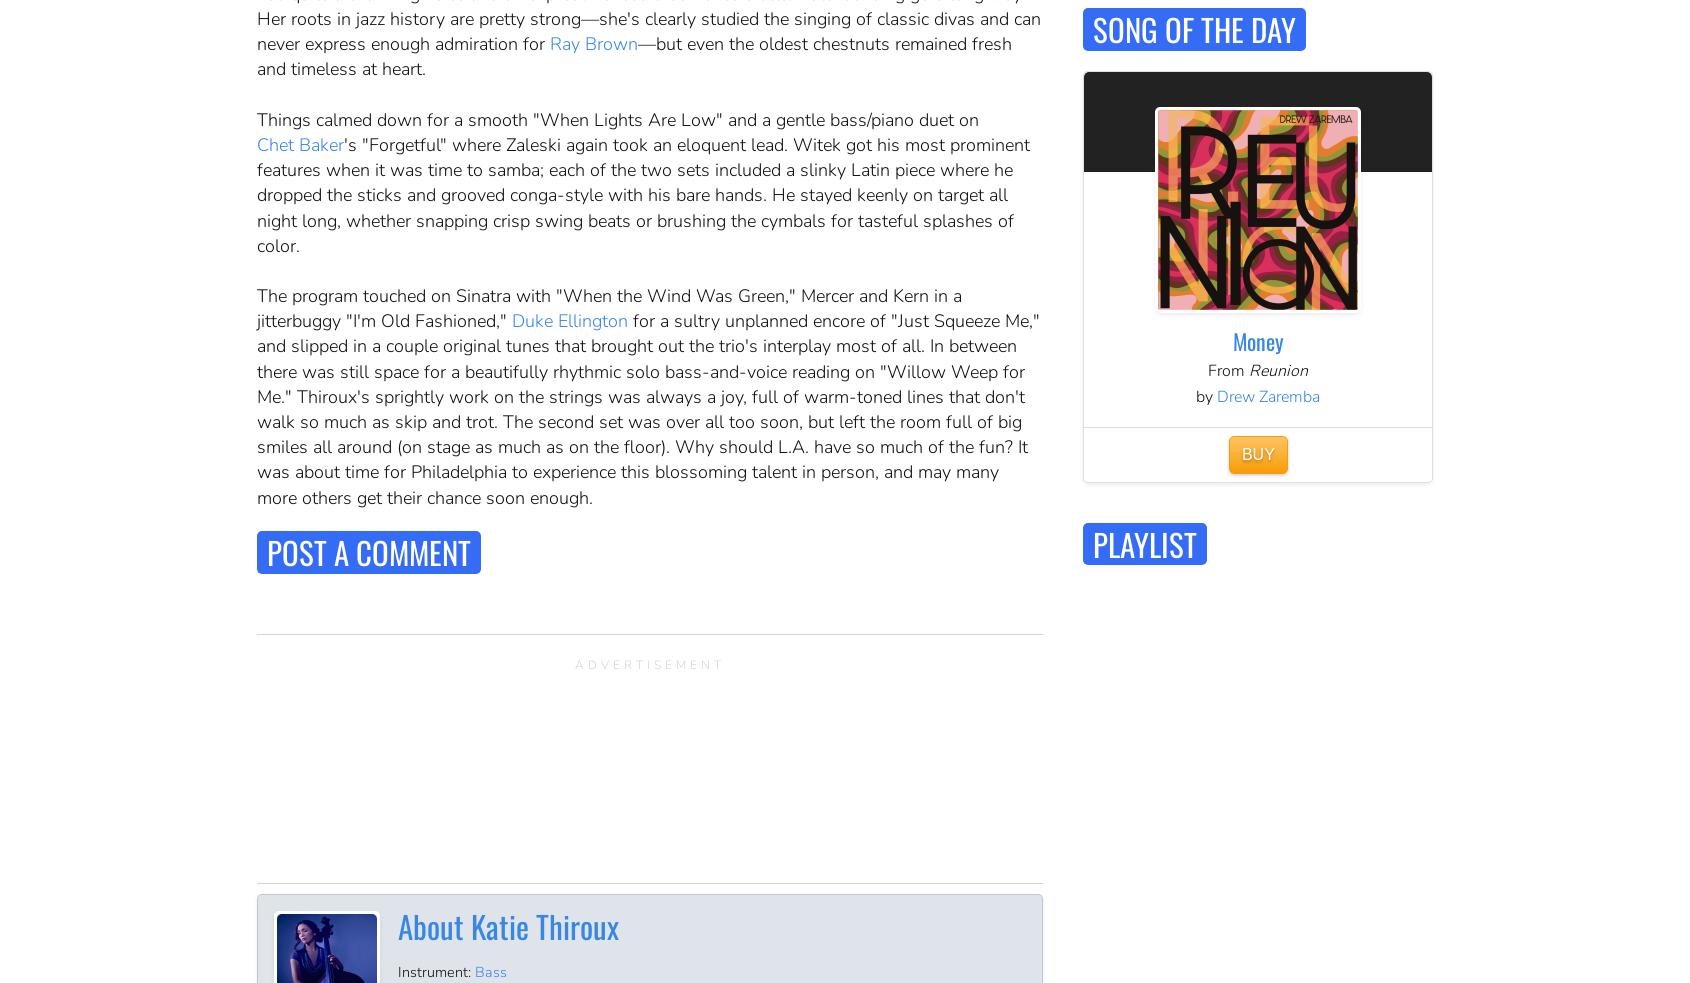 The width and height of the screenshot is (1690, 983). Describe the element at coordinates (507, 925) in the screenshot. I see `'About Katie Thiroux'` at that location.